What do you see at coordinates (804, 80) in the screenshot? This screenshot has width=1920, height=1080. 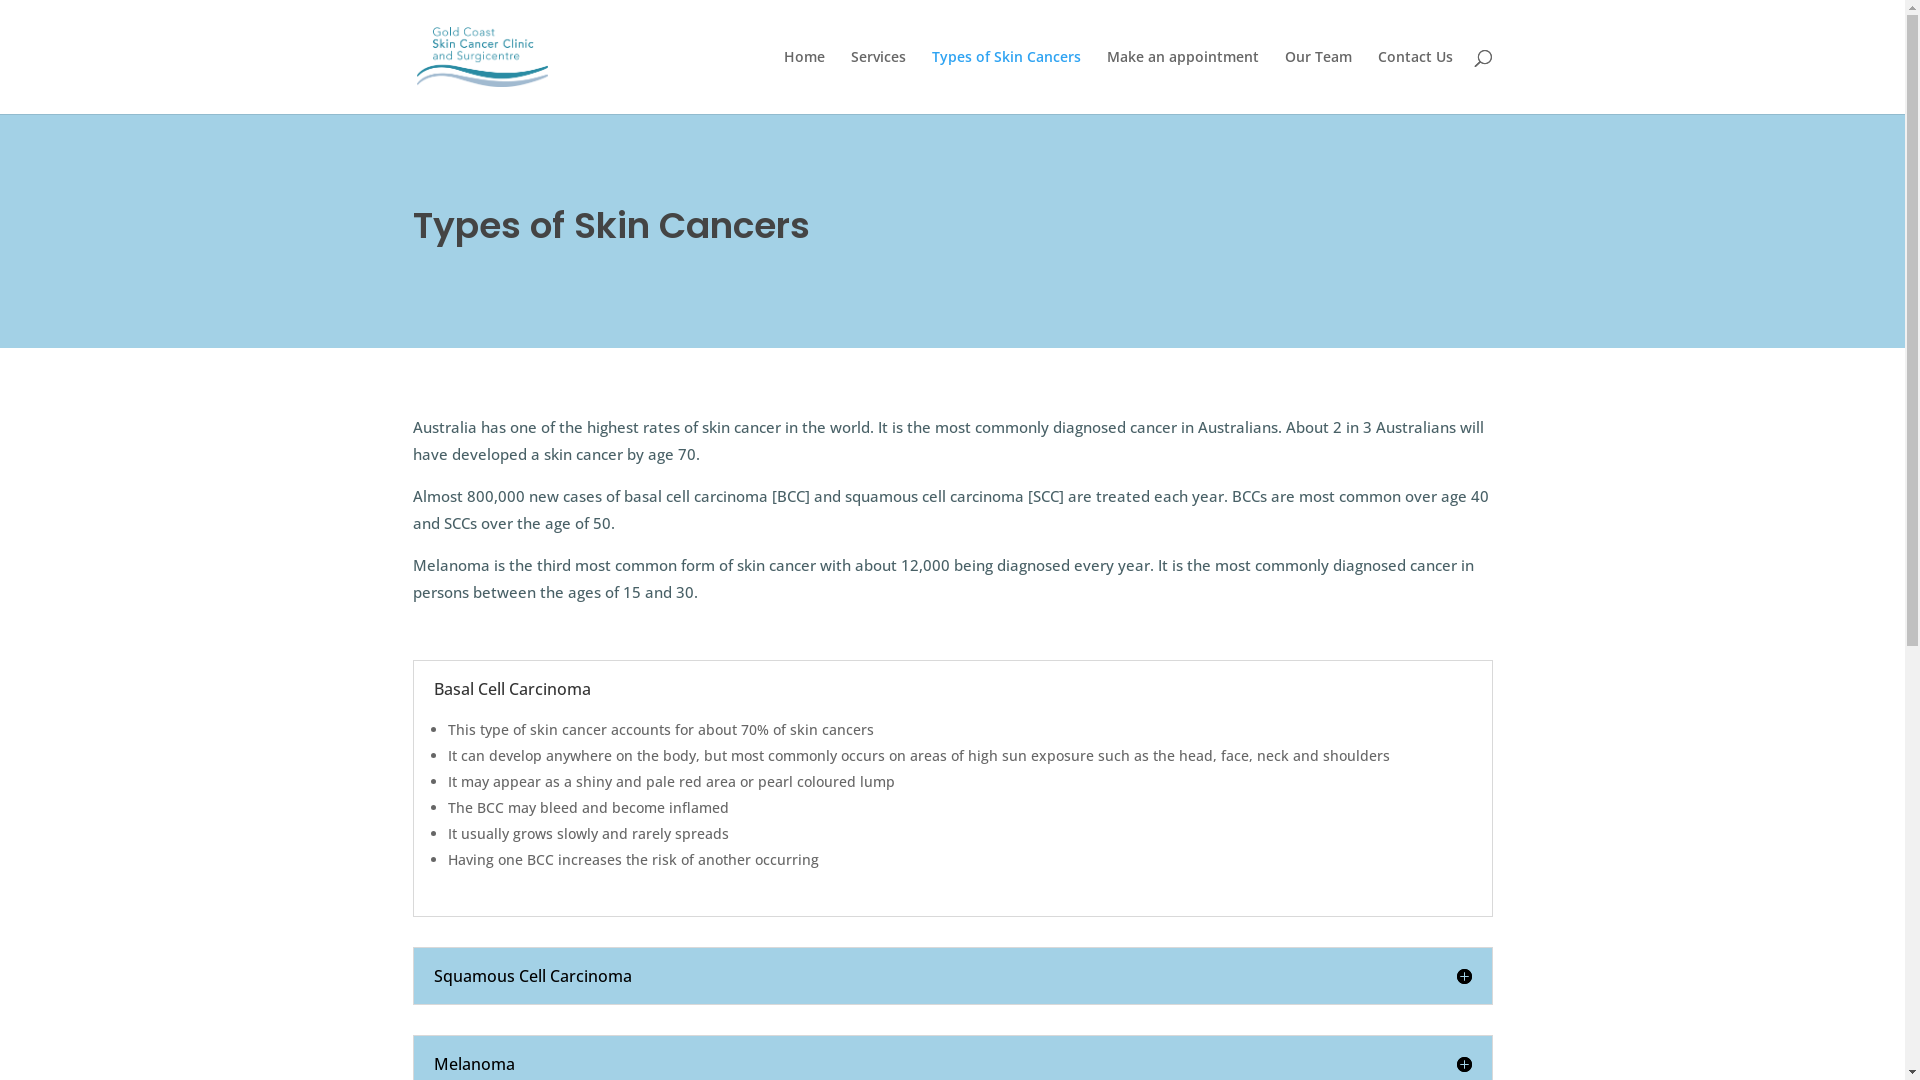 I see `'Home'` at bounding box center [804, 80].